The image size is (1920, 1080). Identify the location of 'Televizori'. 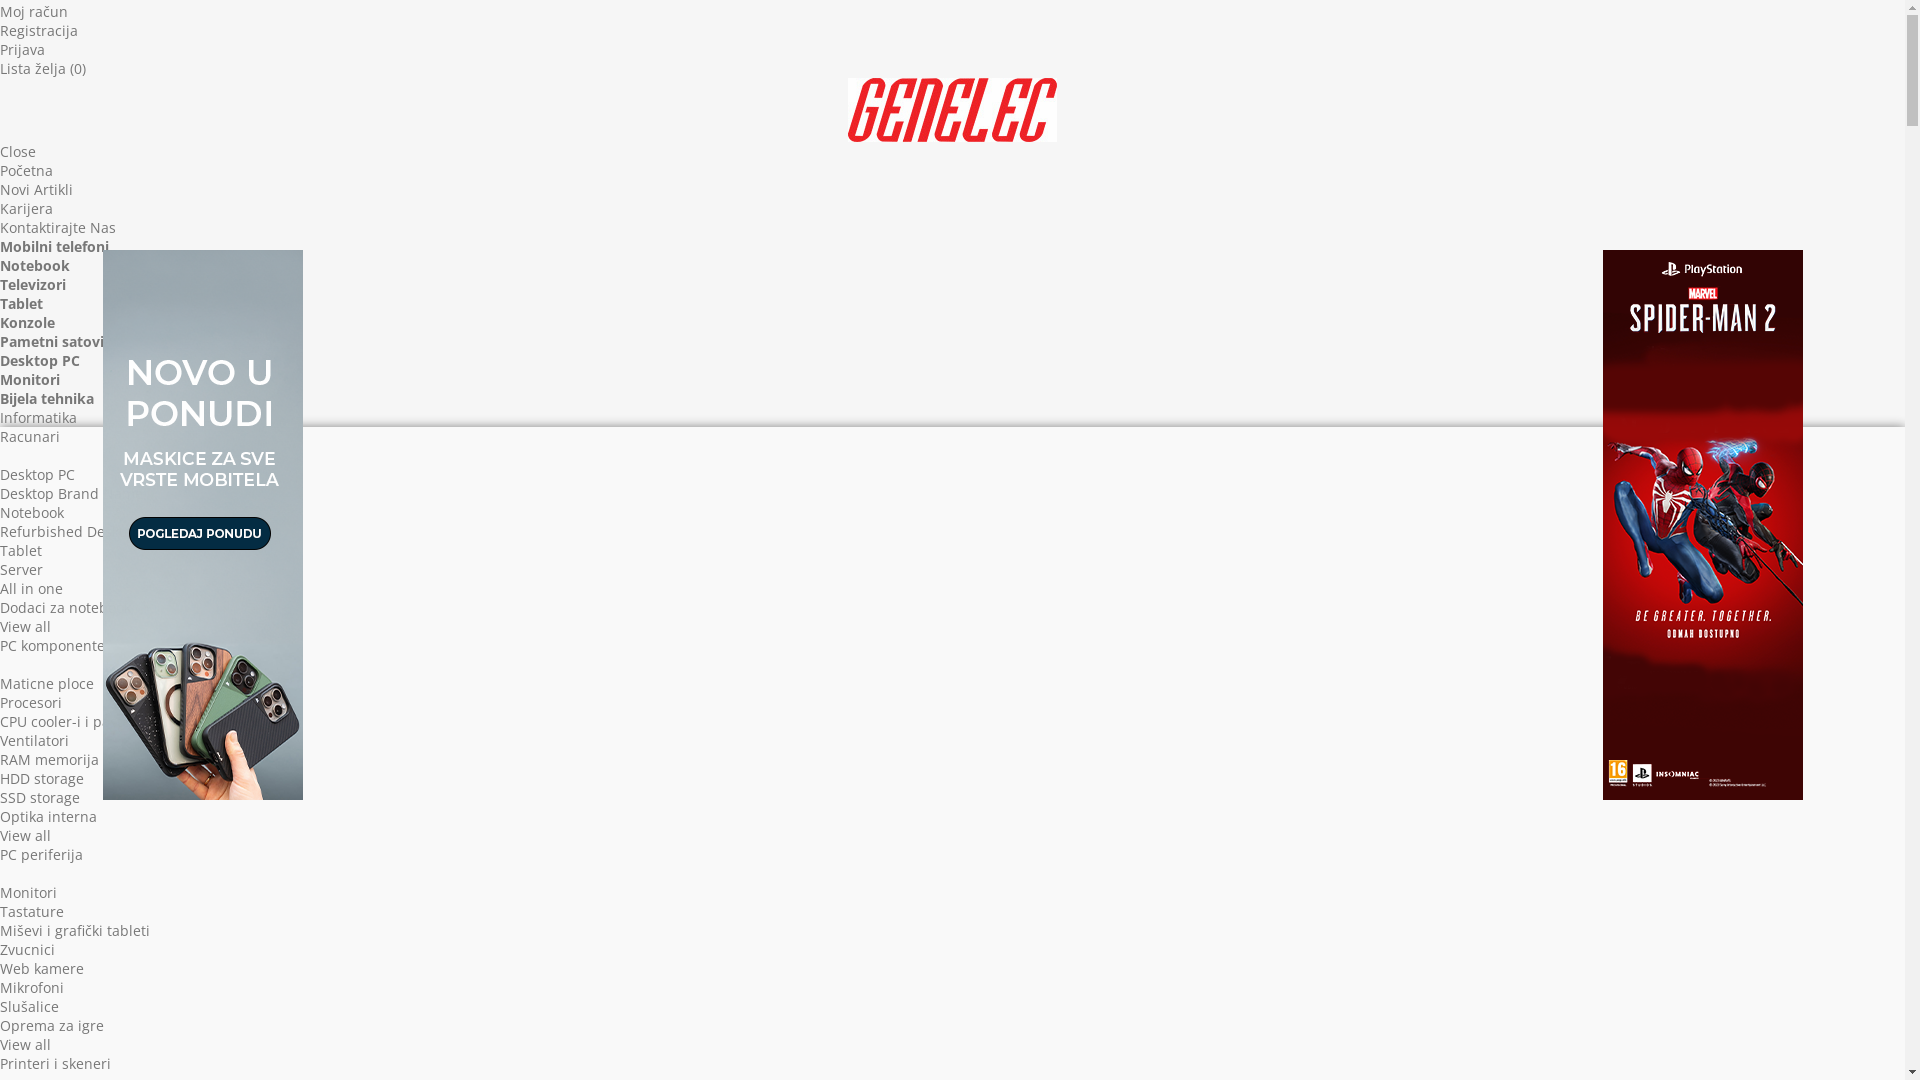
(0, 284).